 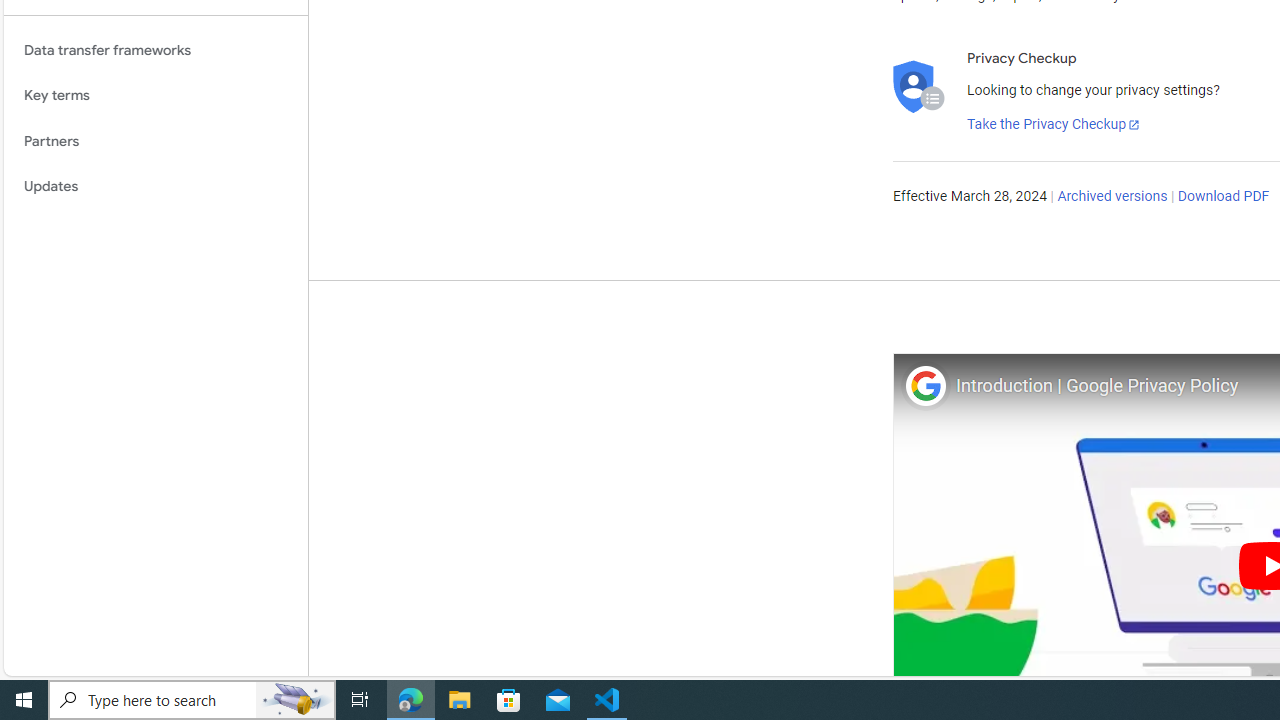 What do you see at coordinates (155, 187) in the screenshot?
I see `'Updates'` at bounding box center [155, 187].